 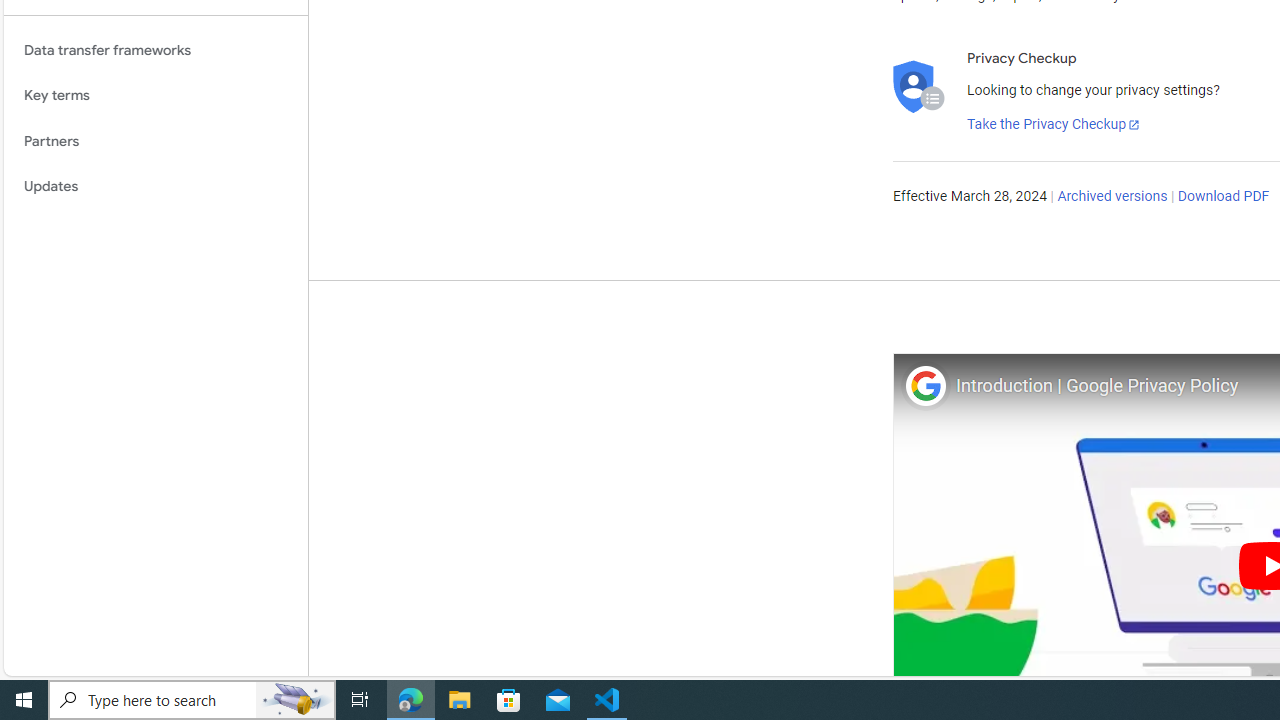 What do you see at coordinates (155, 187) in the screenshot?
I see `'Updates'` at bounding box center [155, 187].